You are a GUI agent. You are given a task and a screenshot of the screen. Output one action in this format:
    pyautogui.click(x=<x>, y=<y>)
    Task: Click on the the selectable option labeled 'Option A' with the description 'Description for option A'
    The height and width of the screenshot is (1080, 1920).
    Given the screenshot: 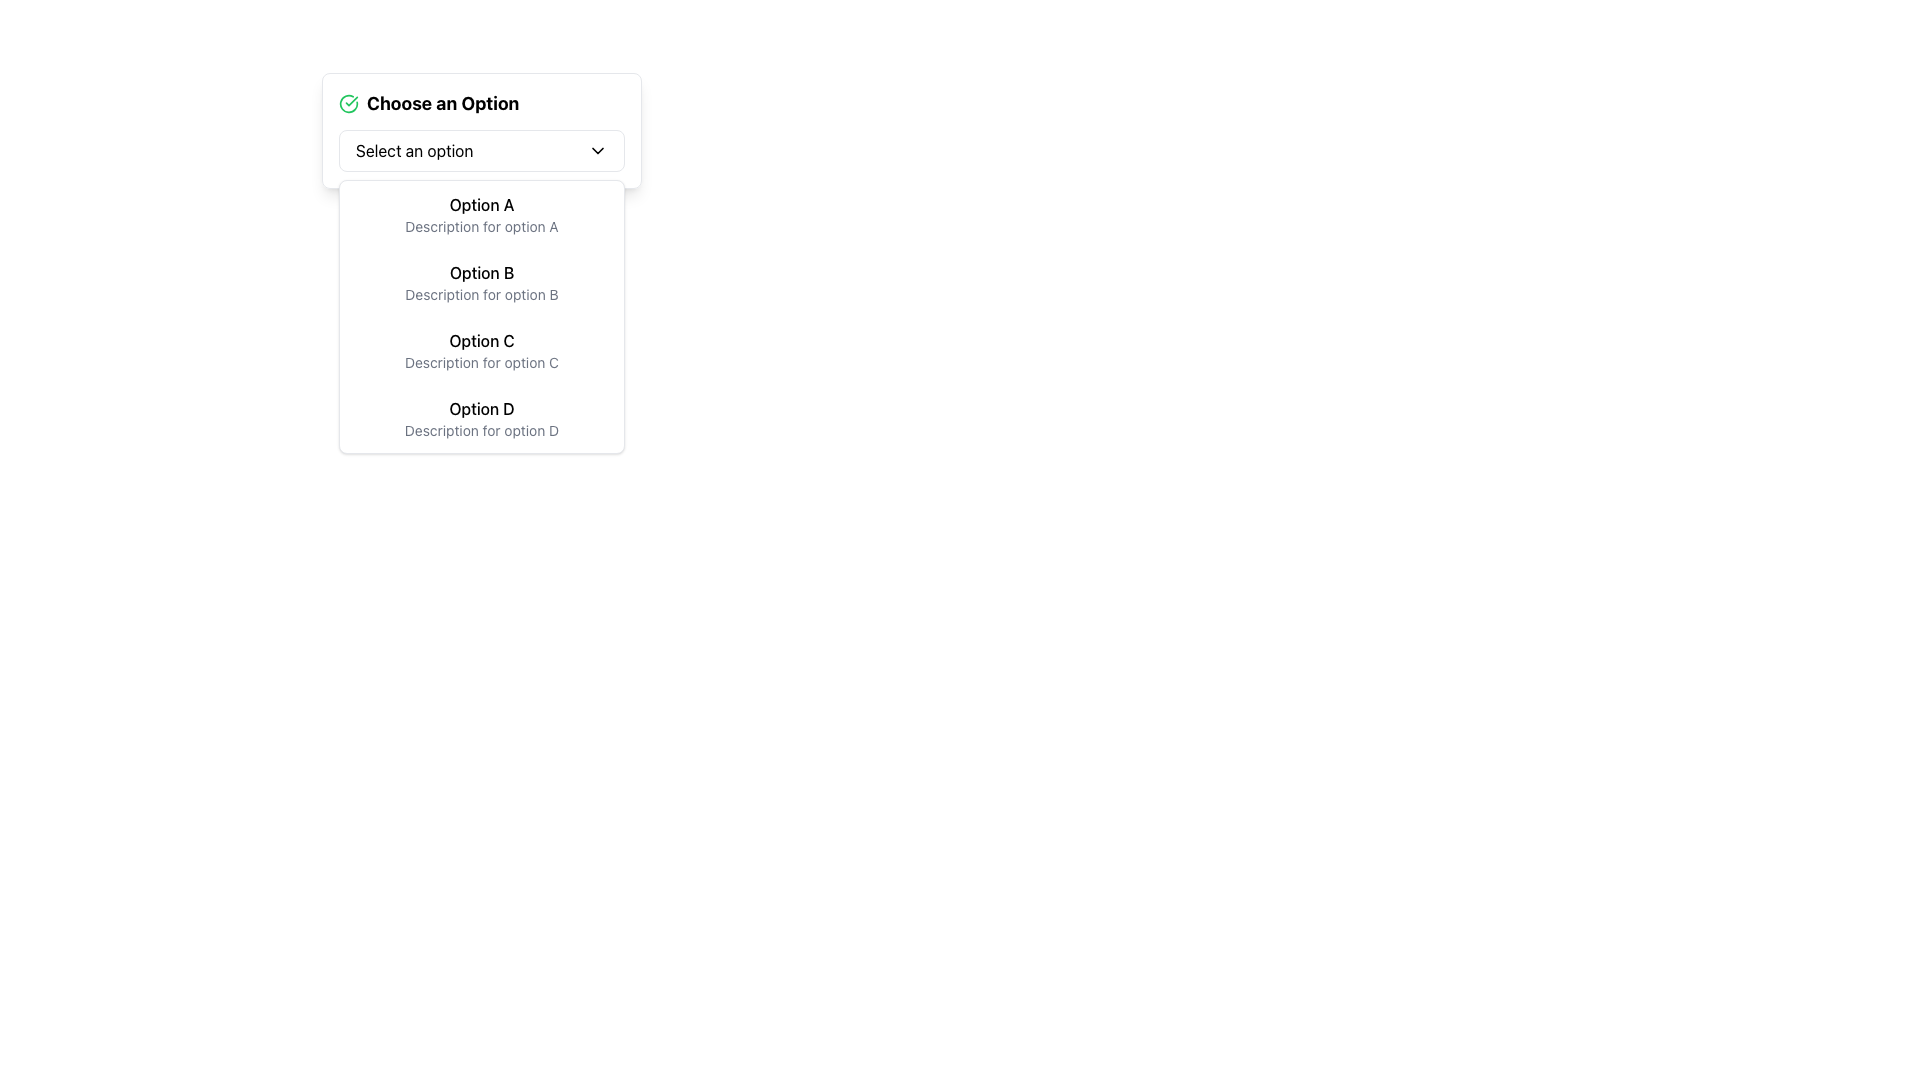 What is the action you would take?
    pyautogui.click(x=481, y=215)
    